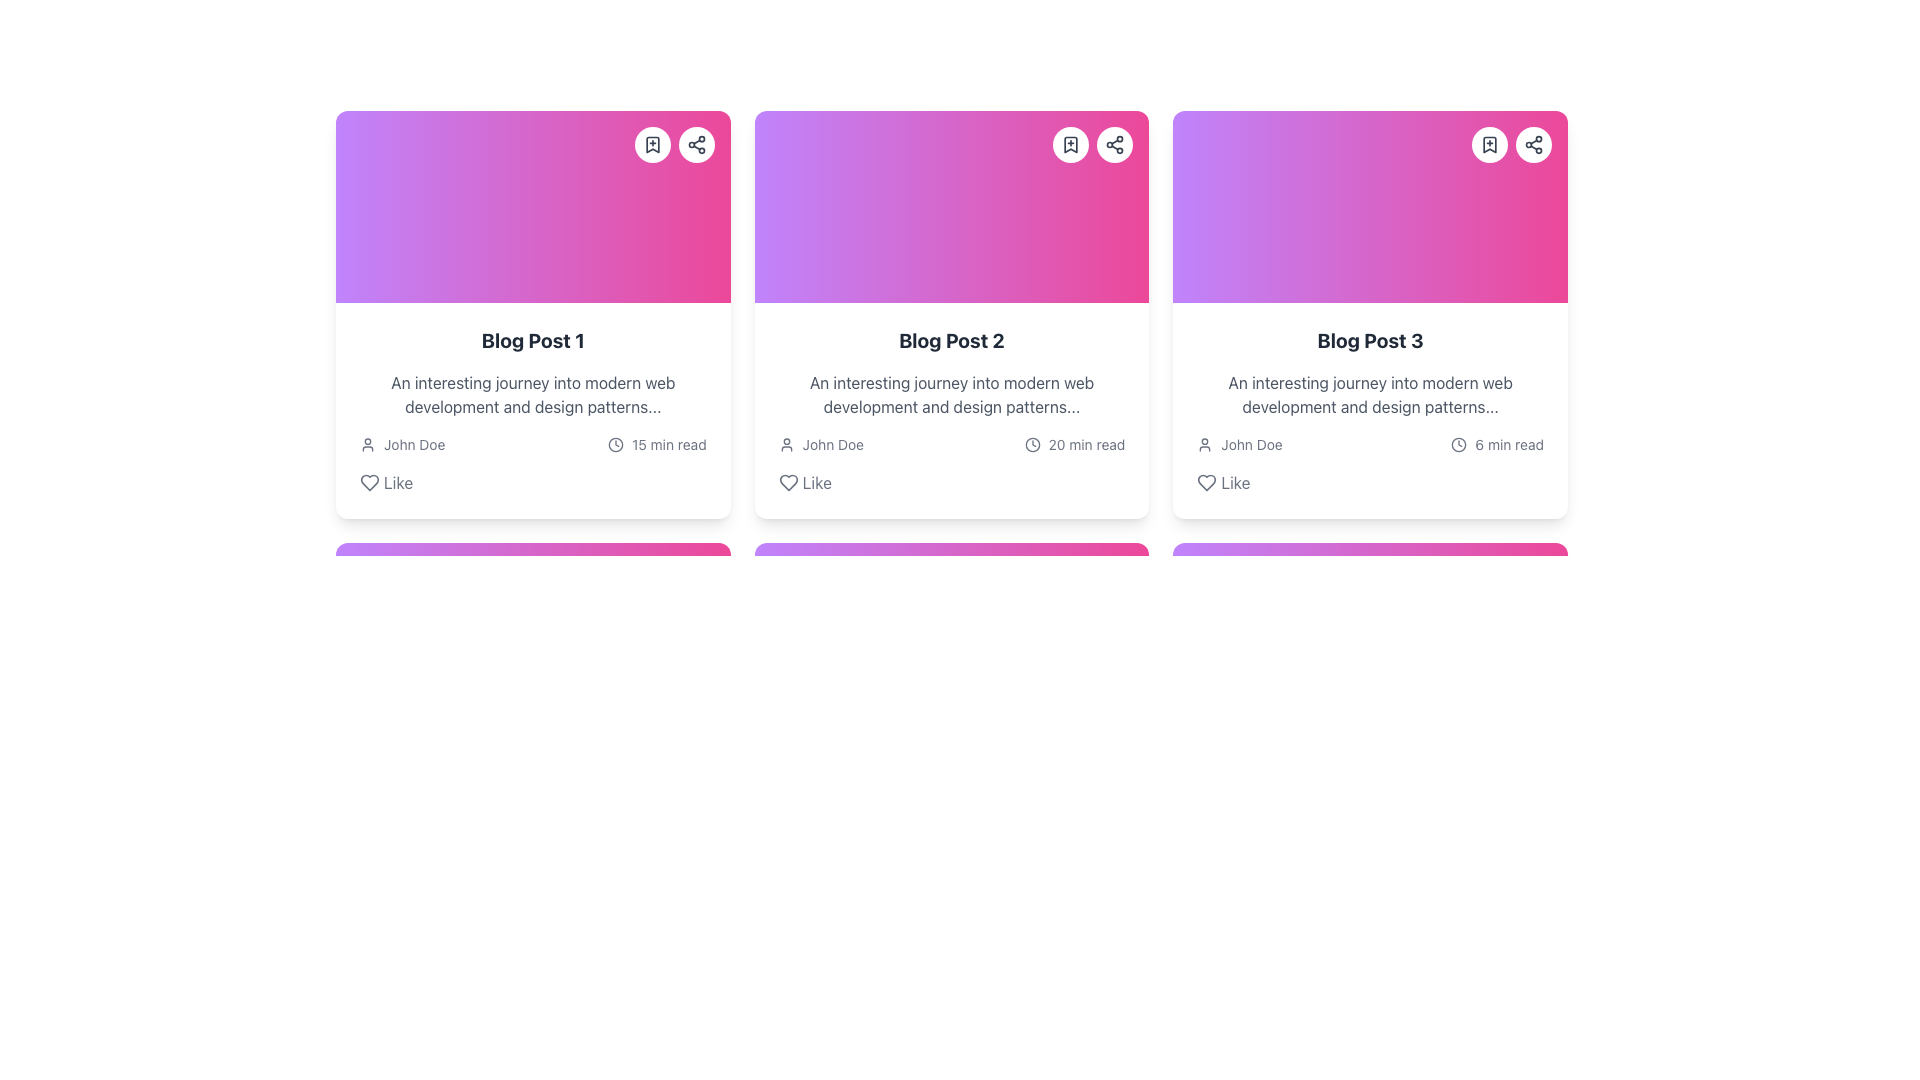  Describe the element at coordinates (1369, 339) in the screenshot. I see `the text label heading of 'Blog Post 3' to change its color` at that location.